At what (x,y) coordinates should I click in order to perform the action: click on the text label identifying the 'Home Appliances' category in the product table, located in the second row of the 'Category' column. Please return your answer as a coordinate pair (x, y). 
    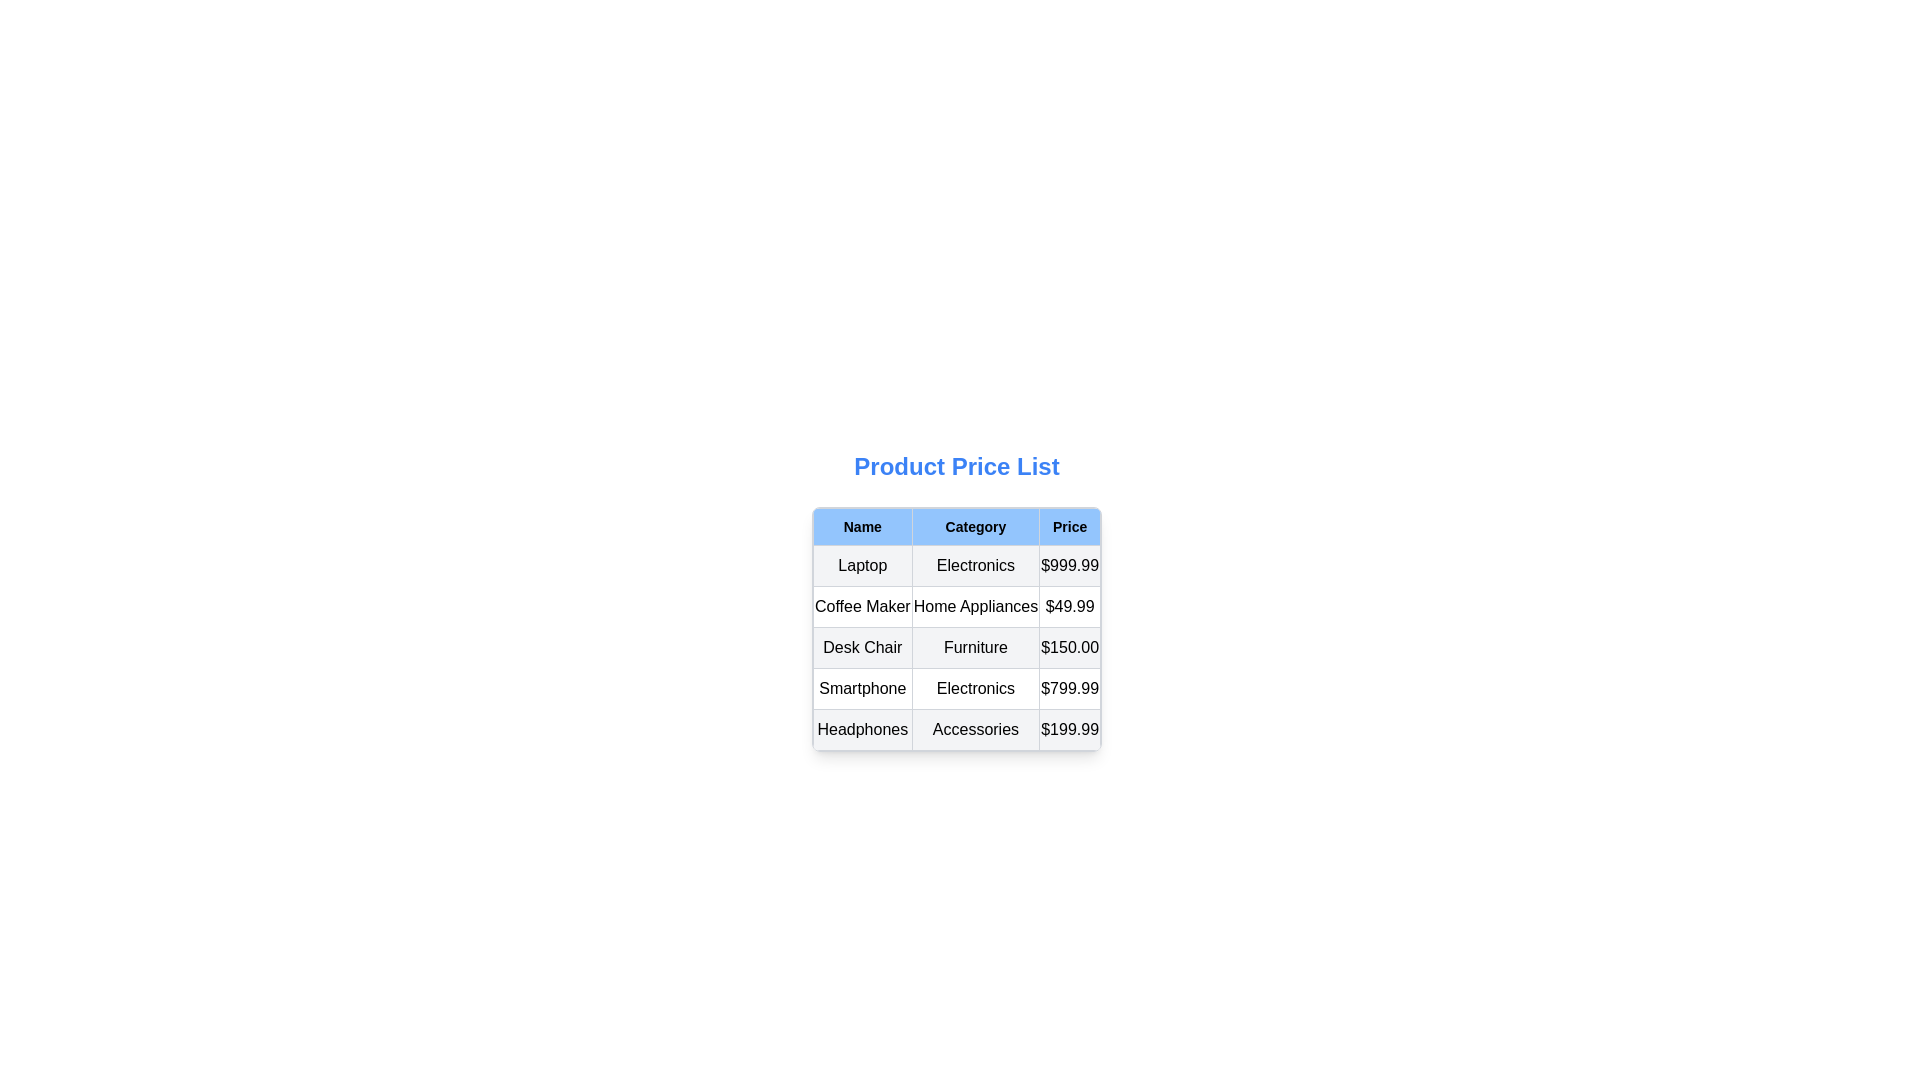
    Looking at the image, I should click on (975, 605).